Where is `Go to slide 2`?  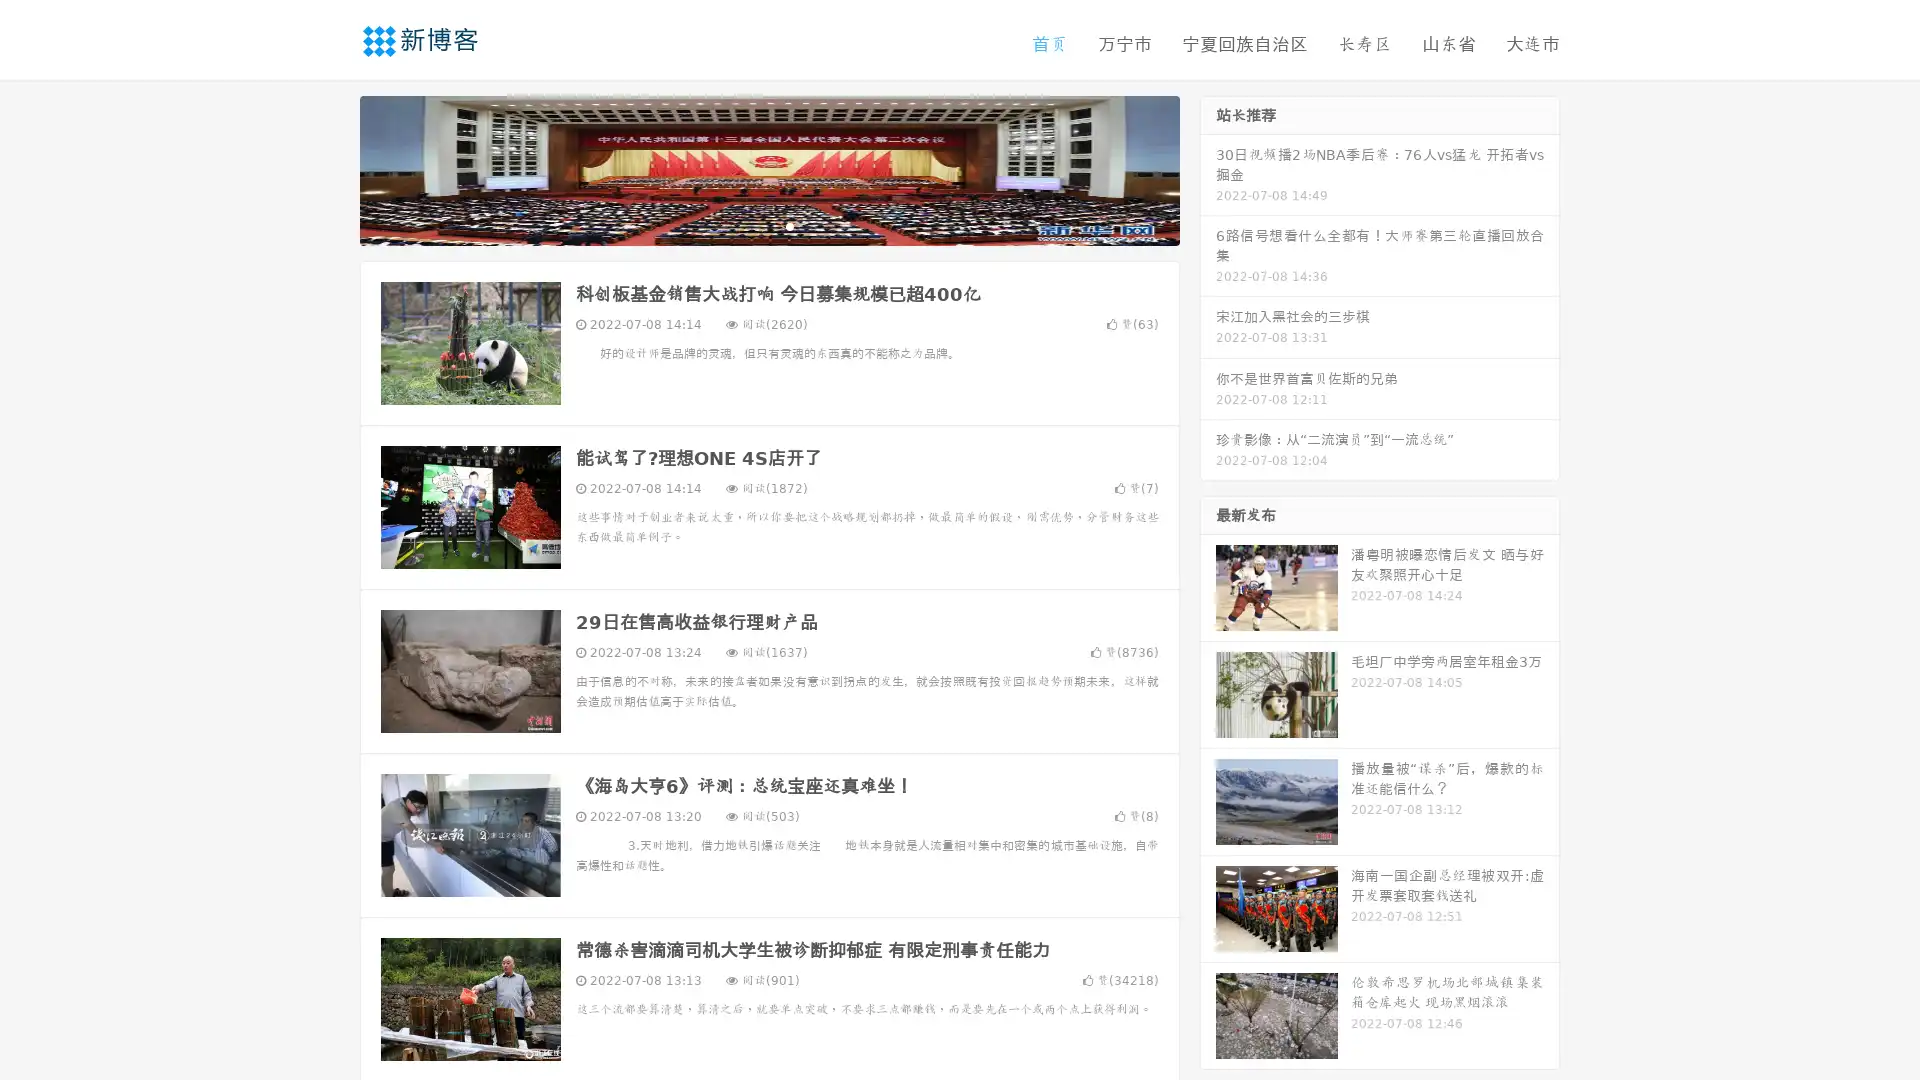 Go to slide 2 is located at coordinates (768, 225).